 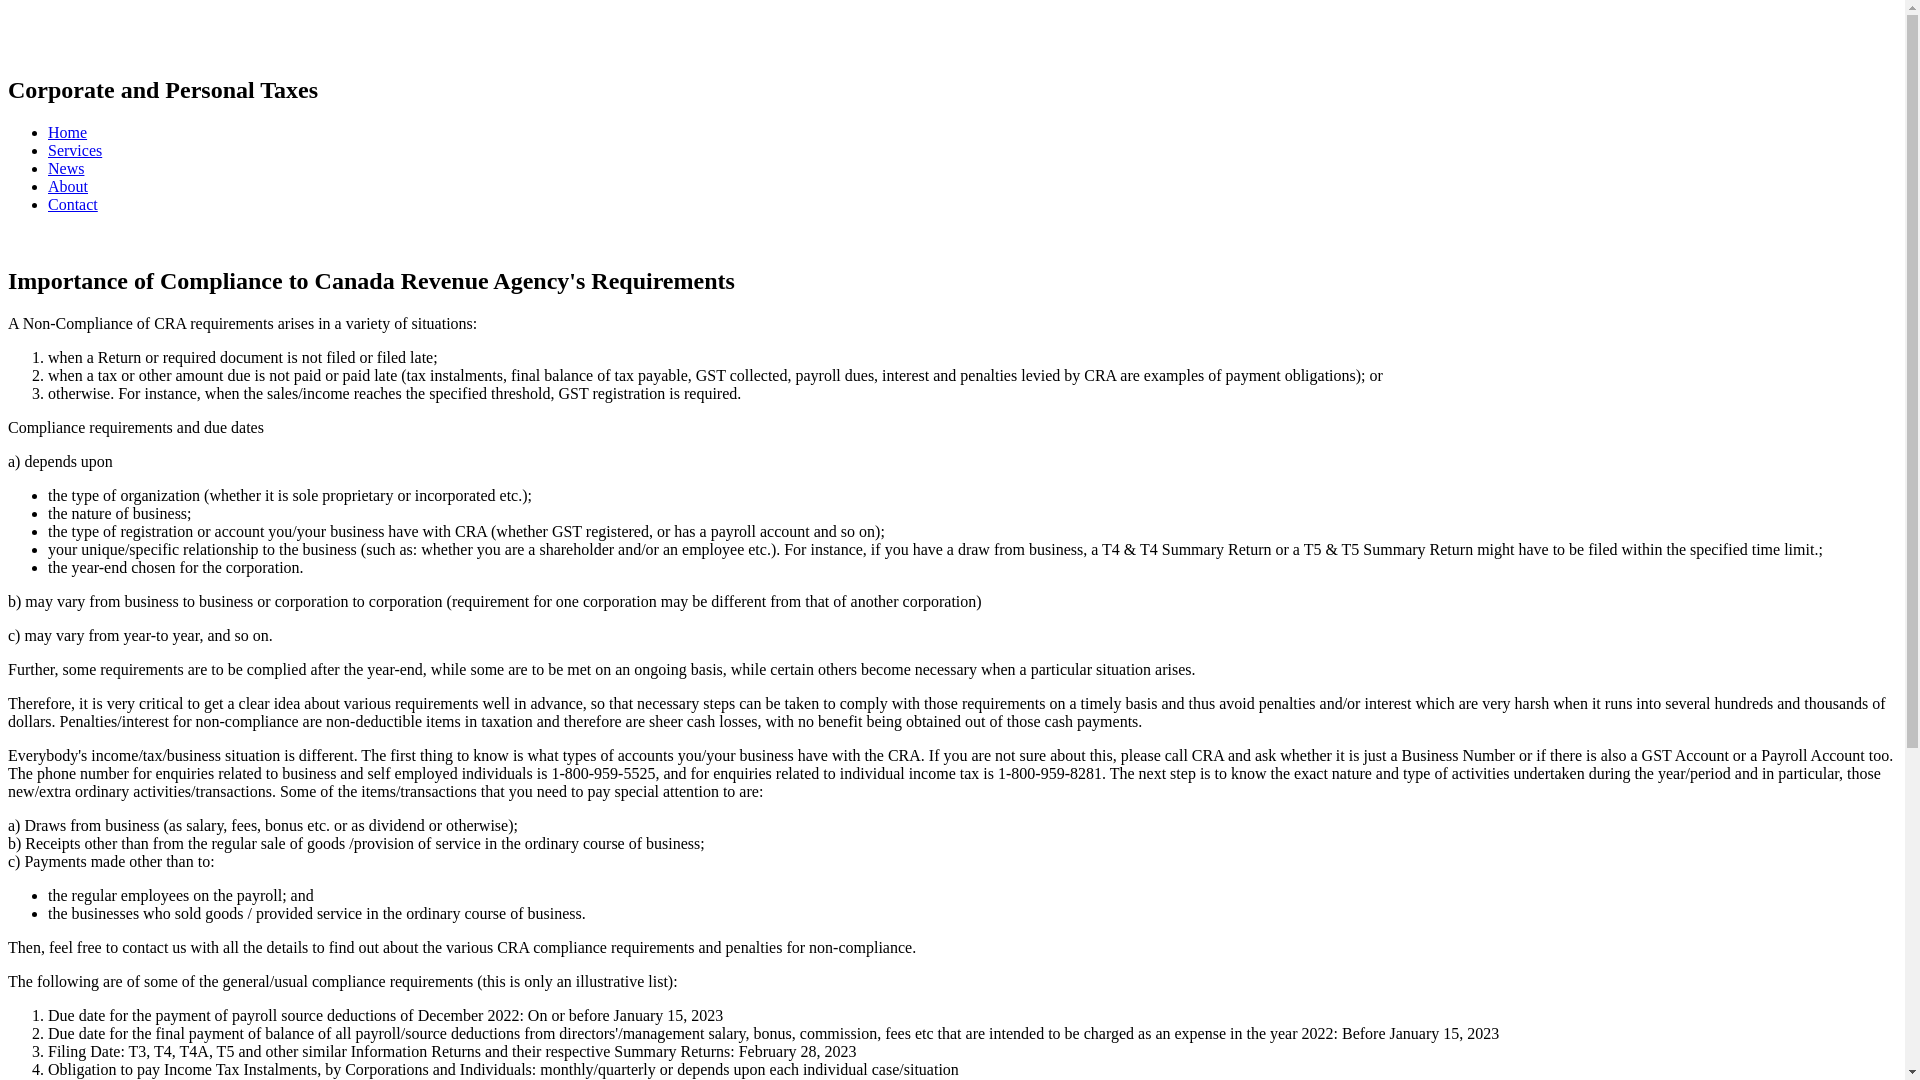 What do you see at coordinates (67, 186) in the screenshot?
I see `'About'` at bounding box center [67, 186].